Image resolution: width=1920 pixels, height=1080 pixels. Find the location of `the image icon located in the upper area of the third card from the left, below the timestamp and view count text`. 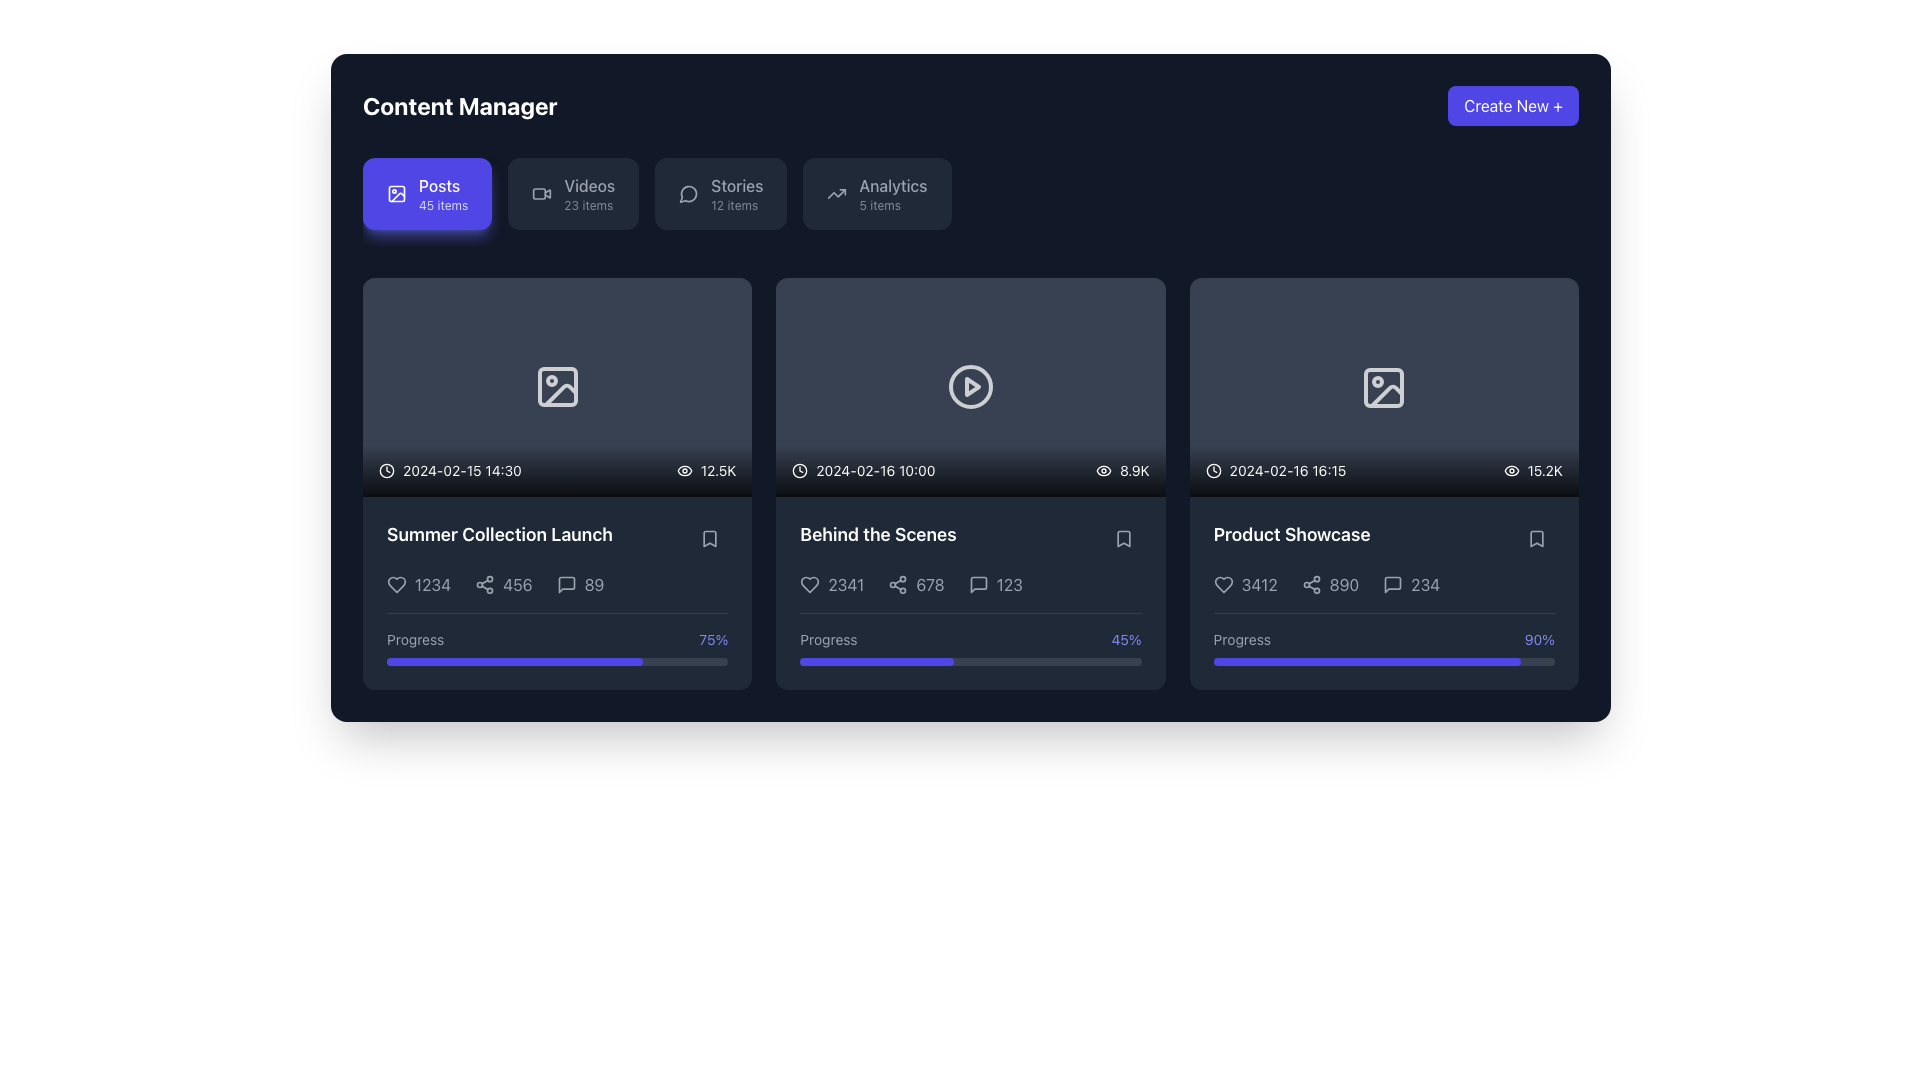

the image icon located in the upper area of the third card from the left, below the timestamp and view count text is located at coordinates (1383, 387).